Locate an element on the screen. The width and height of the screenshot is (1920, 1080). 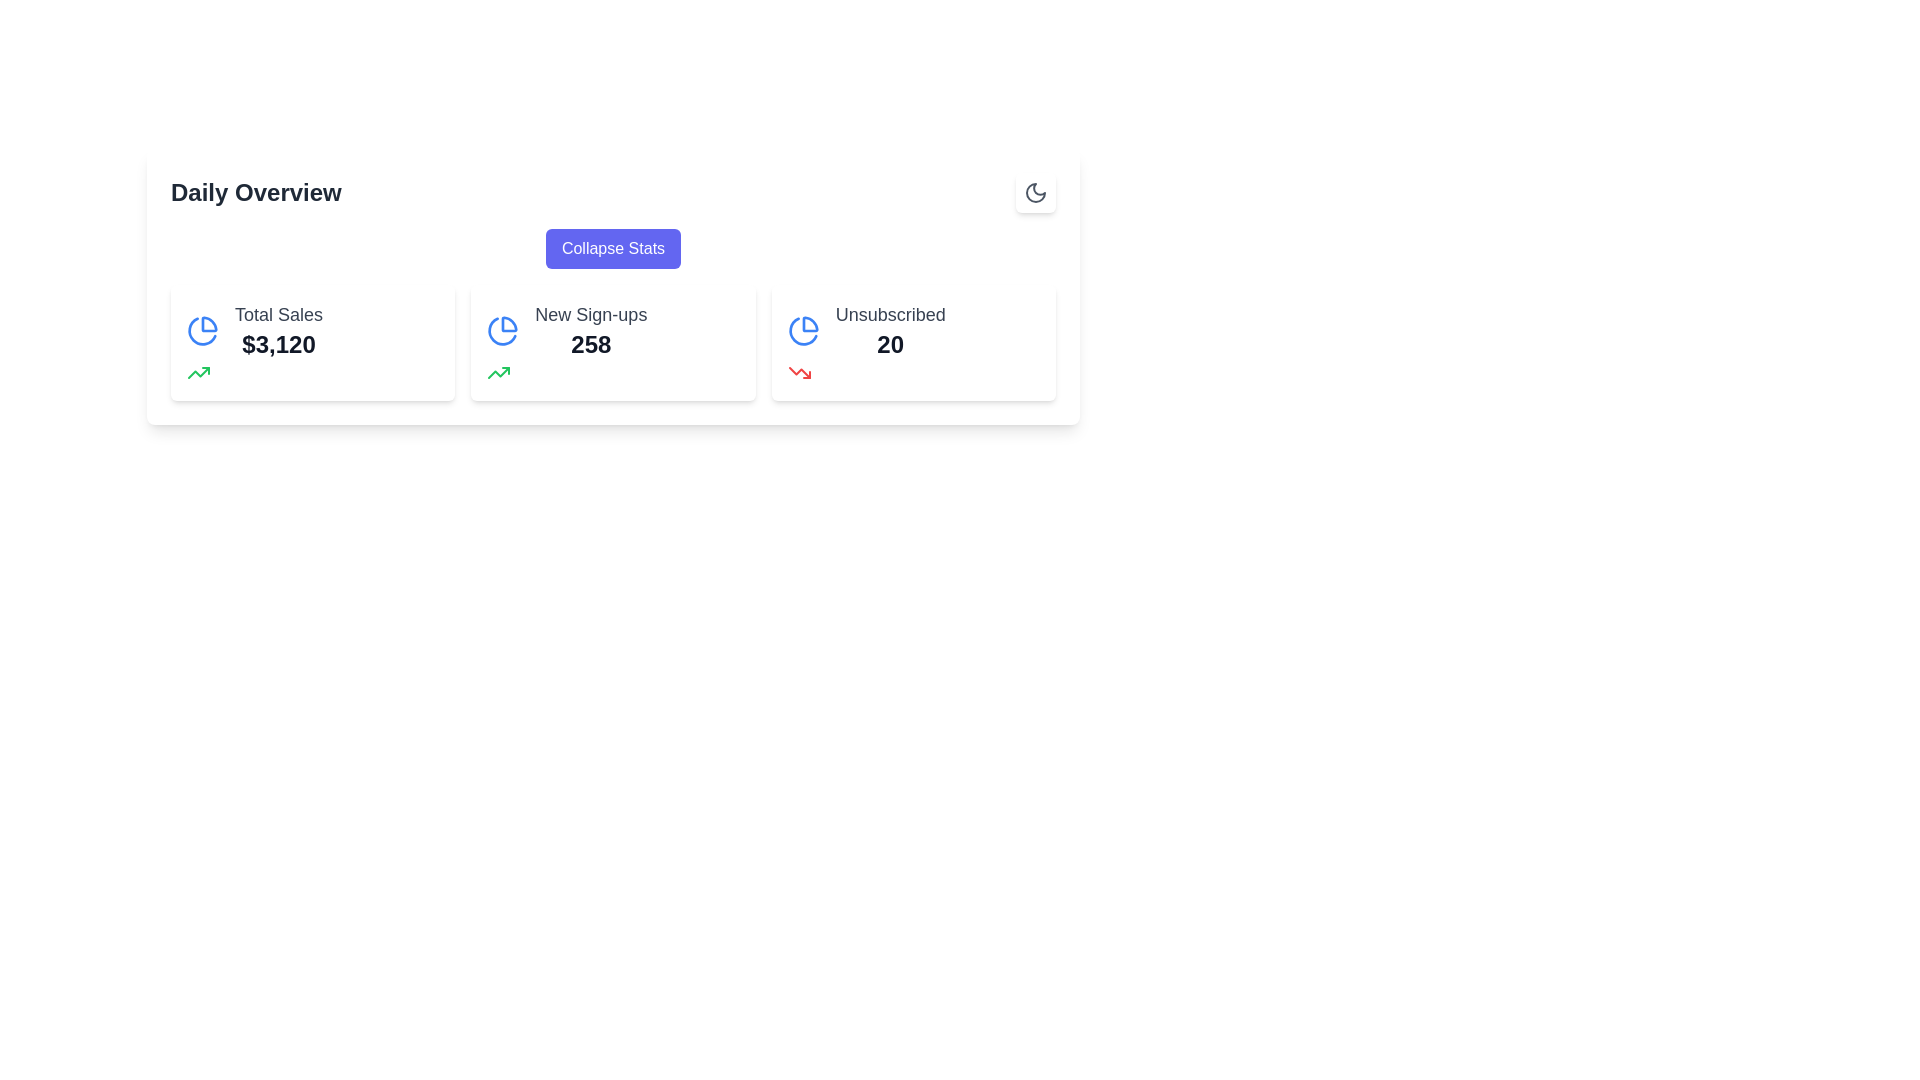
the toggle icon in the top-right corner of the 'Daily Overview' section is located at coordinates (1036, 192).